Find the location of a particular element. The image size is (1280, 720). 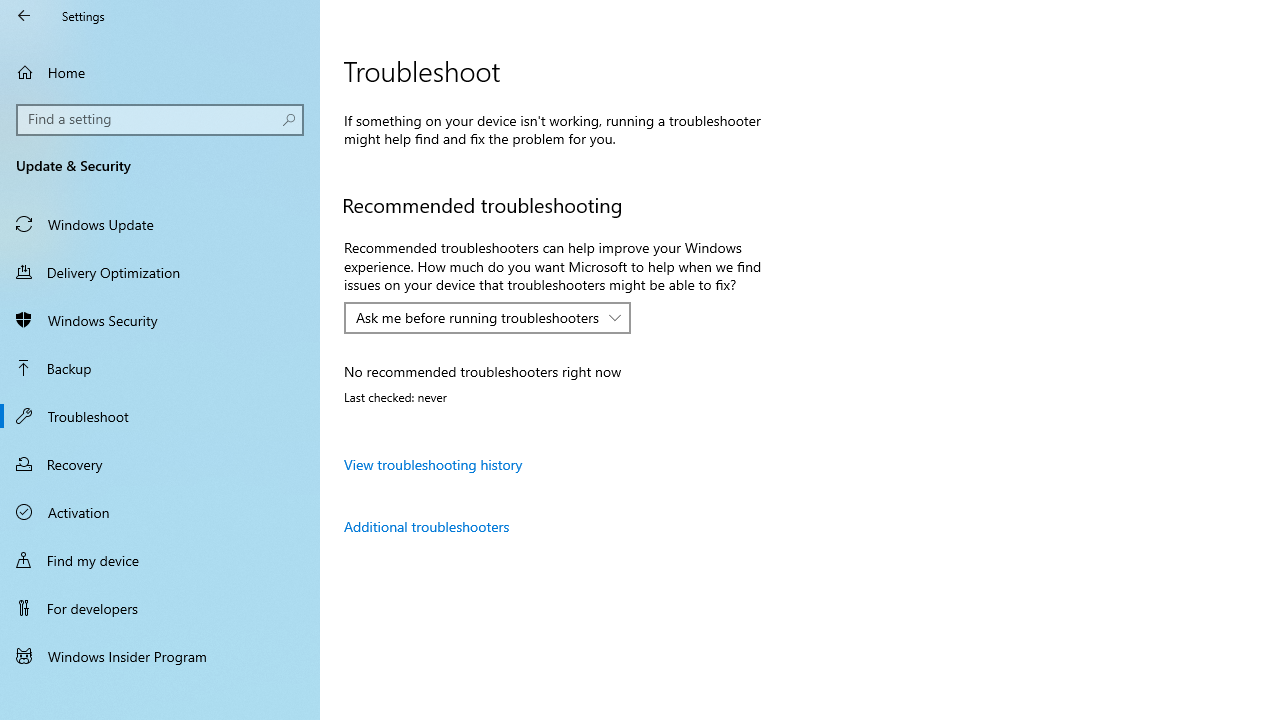

'Backup' is located at coordinates (160, 367).